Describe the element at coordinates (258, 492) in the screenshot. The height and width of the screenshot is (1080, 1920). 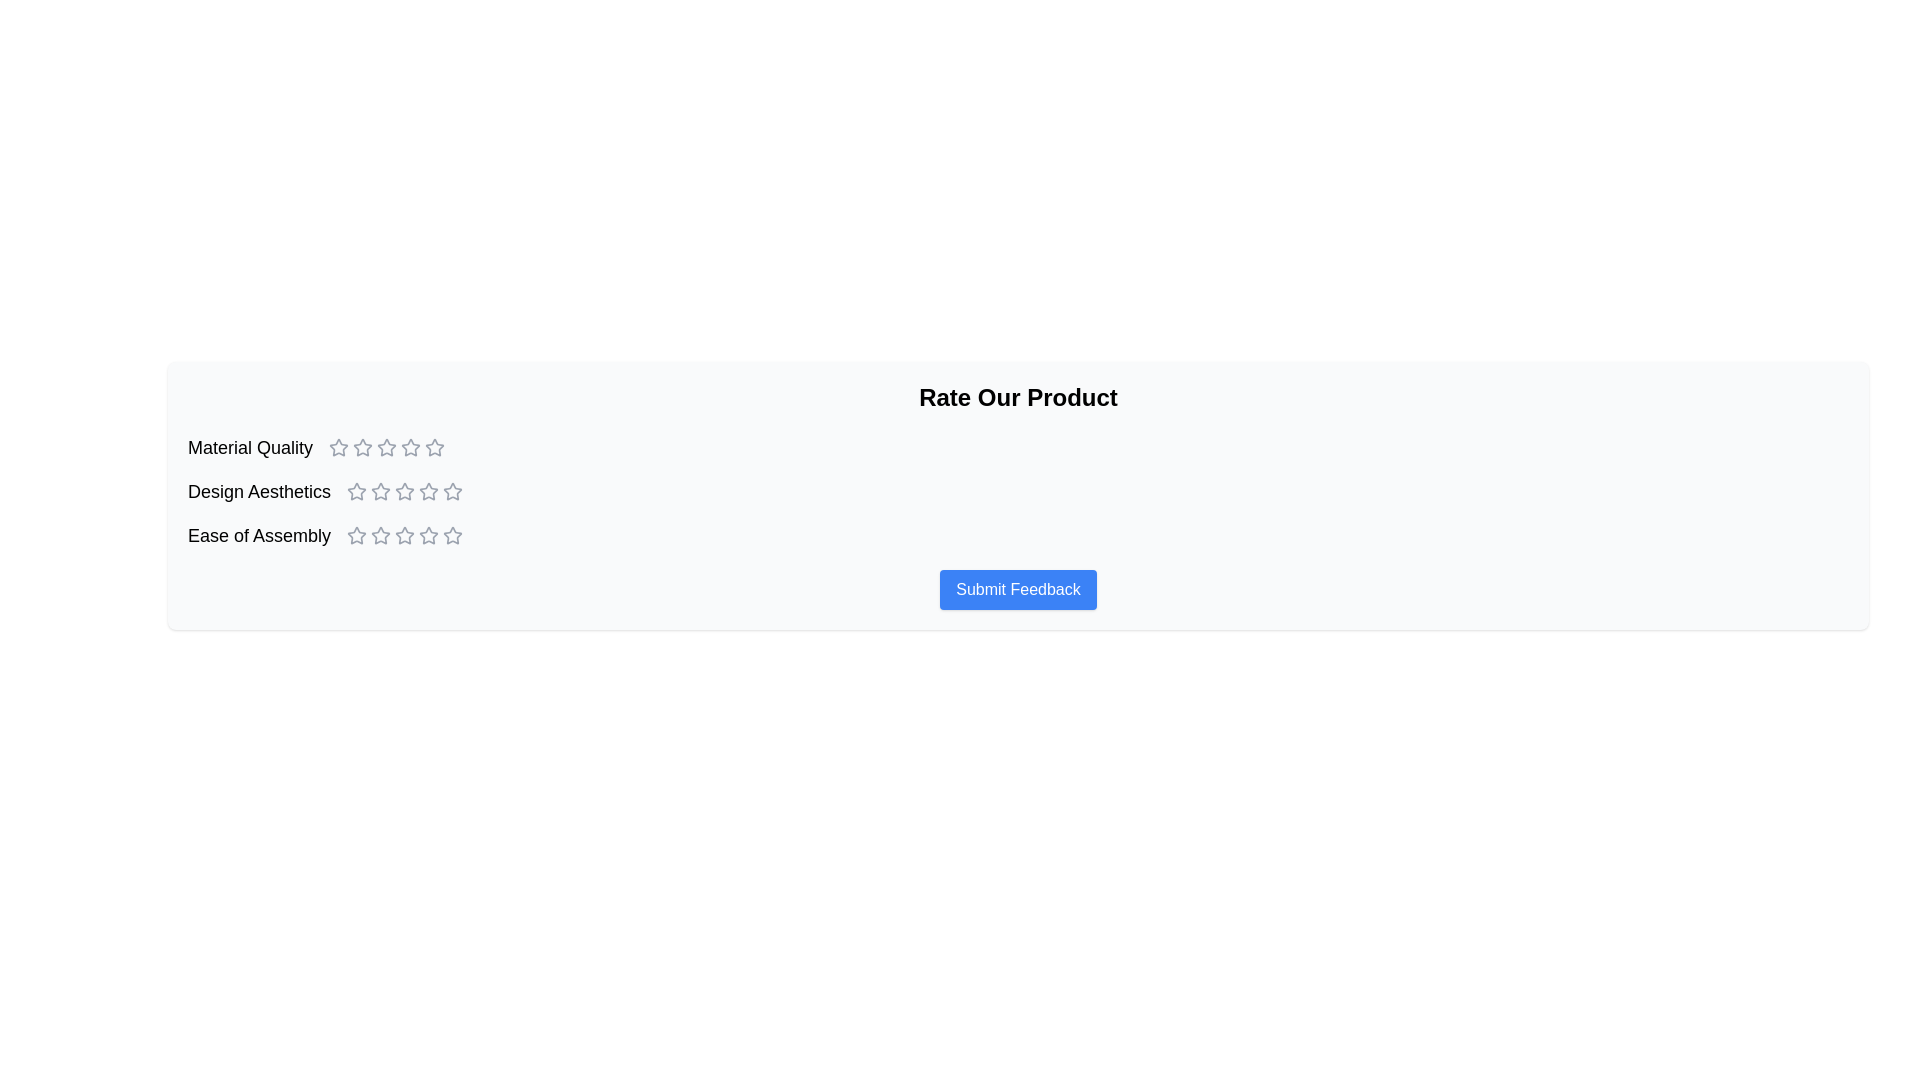
I see `the text label element that reads 'Design Aesthetics', which is the second row in a vertically aligned list of rating options, located between 'Material Quality' and 'Ease of Assembly'` at that location.